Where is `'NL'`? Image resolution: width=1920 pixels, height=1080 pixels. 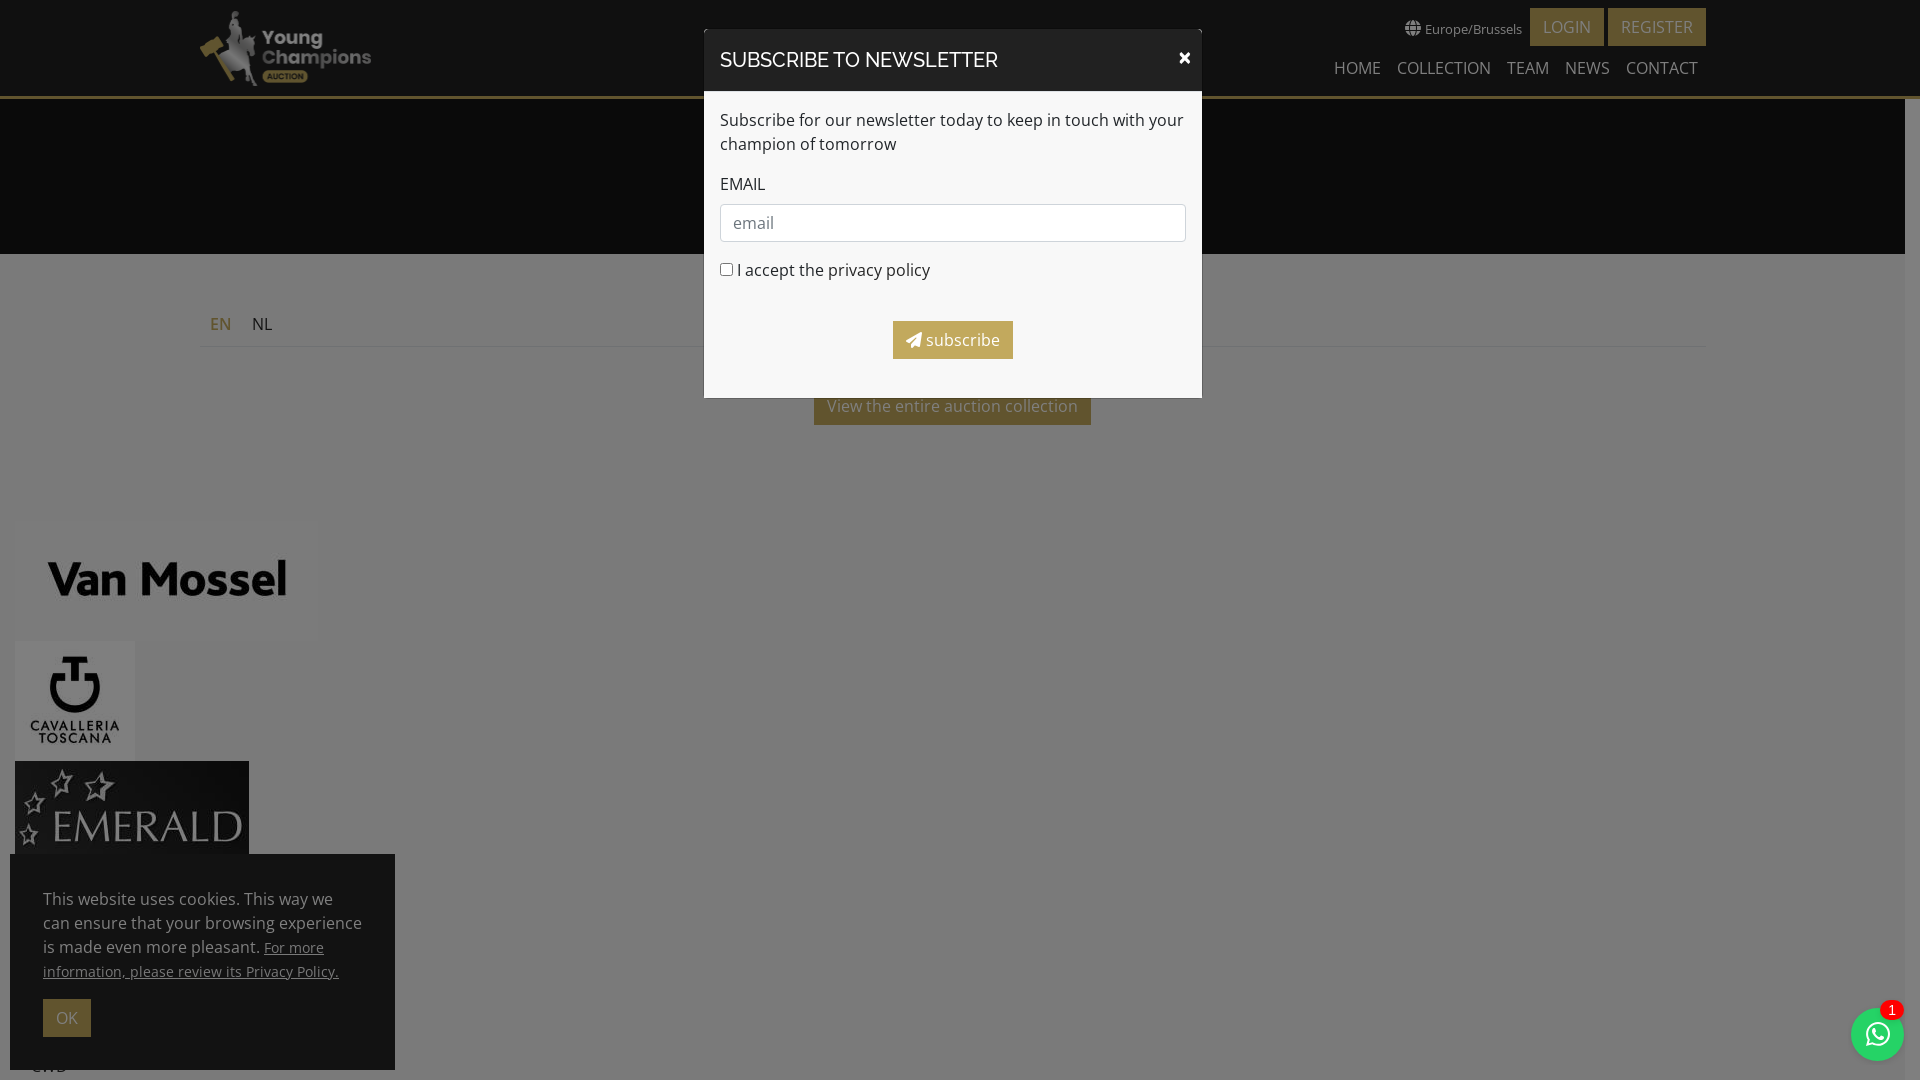 'NL' is located at coordinates (261, 323).